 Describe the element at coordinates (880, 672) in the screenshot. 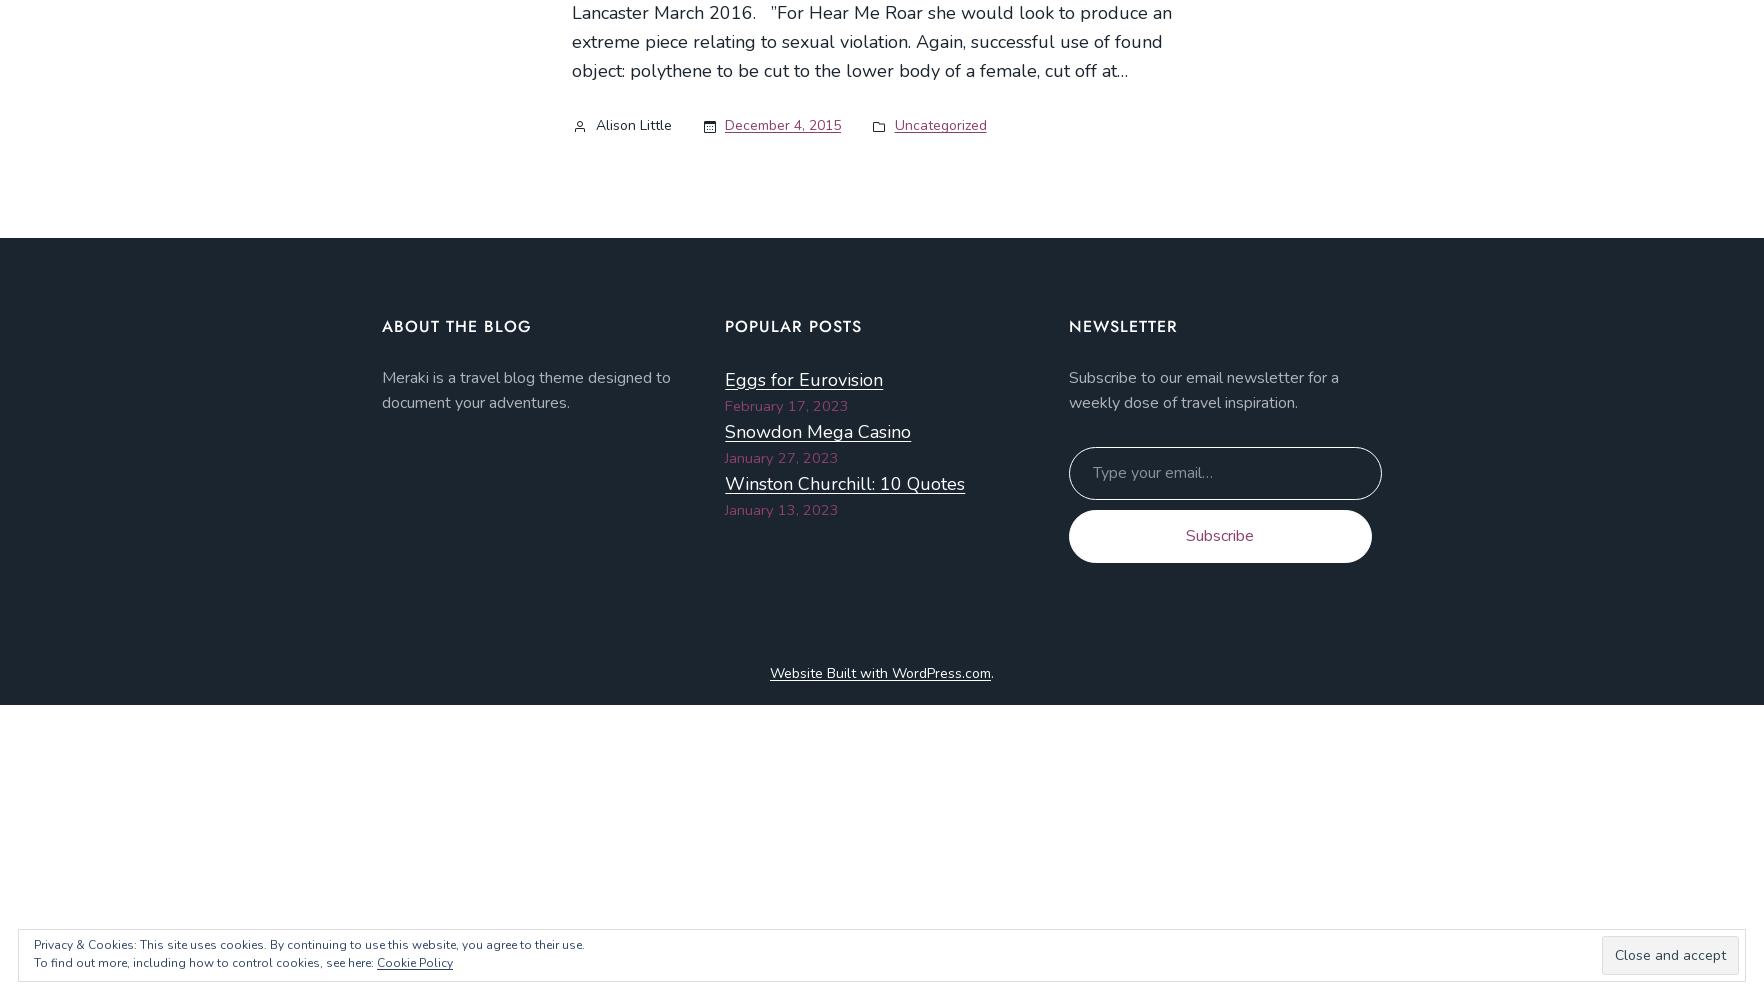

I see `'Website Built with WordPress.com'` at that location.